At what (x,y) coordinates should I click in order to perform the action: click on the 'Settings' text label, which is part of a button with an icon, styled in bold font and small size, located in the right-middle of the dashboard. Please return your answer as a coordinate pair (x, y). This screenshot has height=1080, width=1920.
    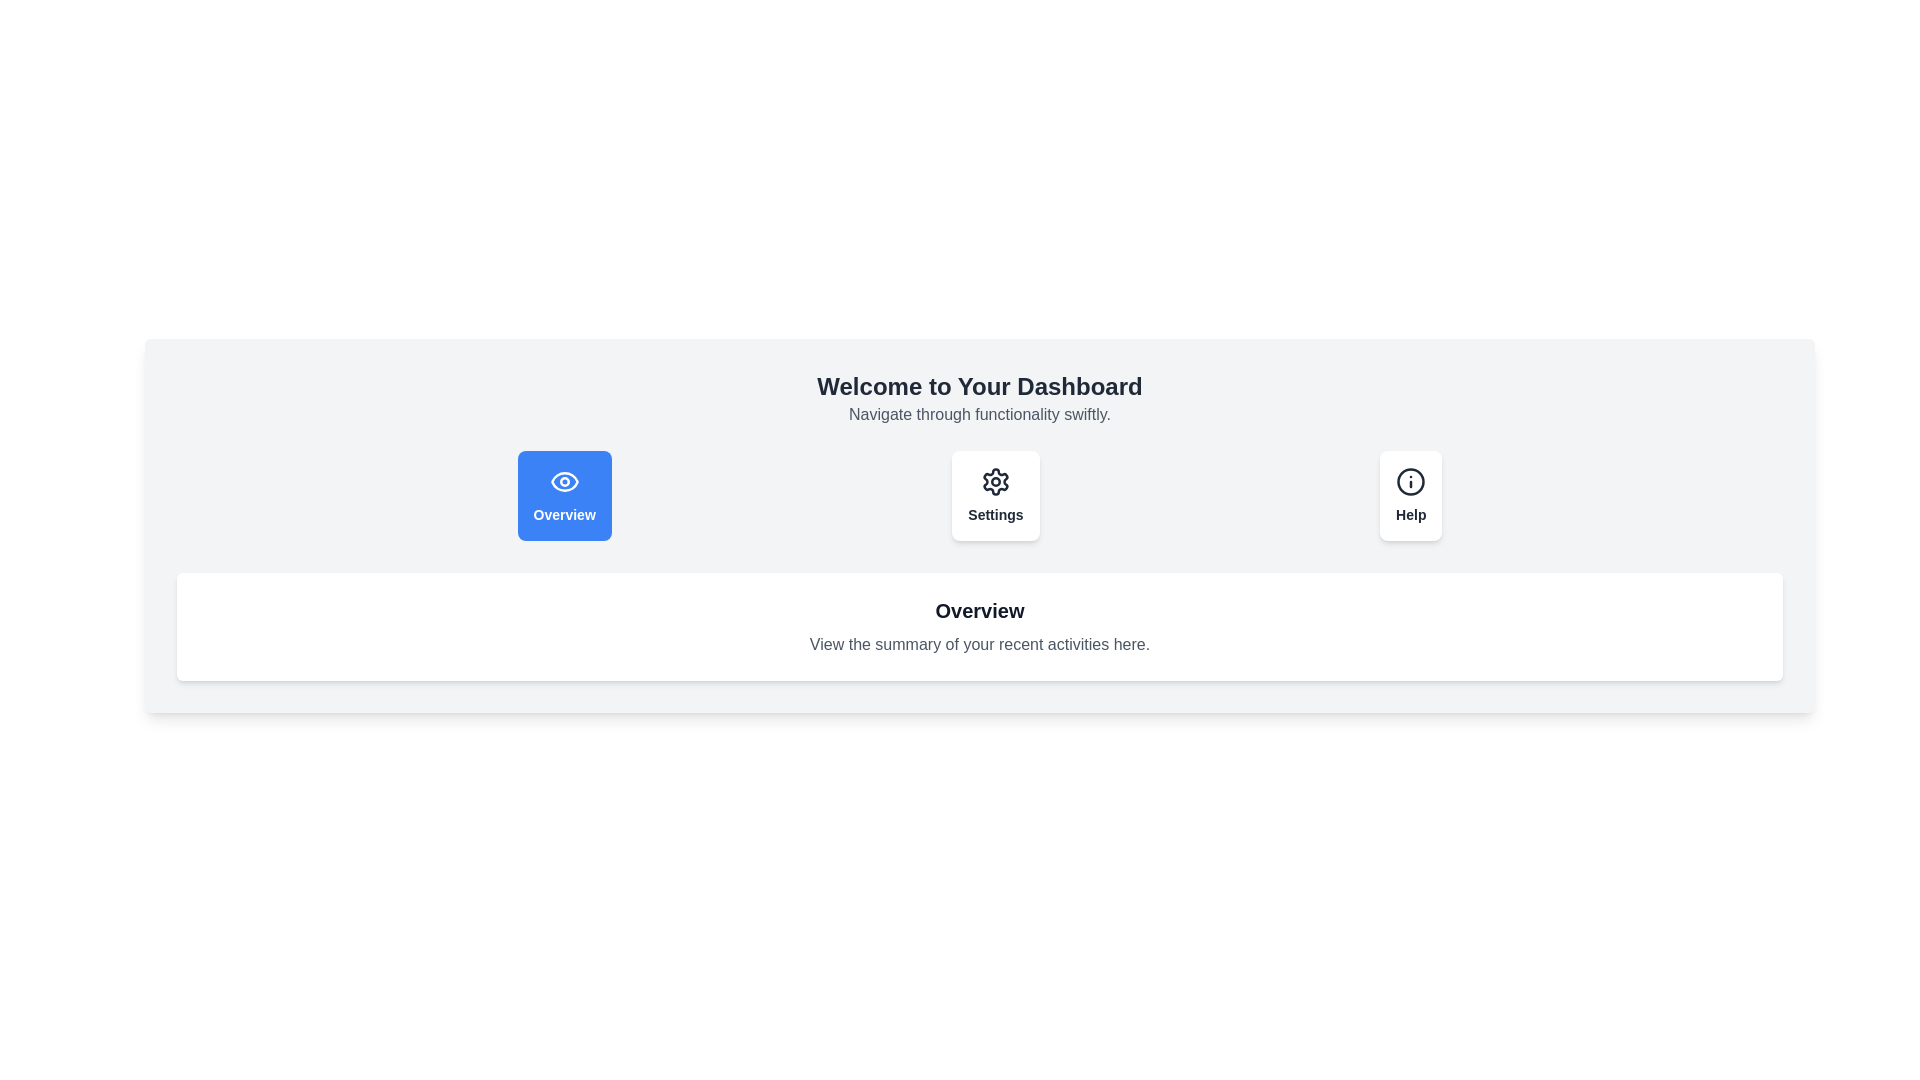
    Looking at the image, I should click on (995, 514).